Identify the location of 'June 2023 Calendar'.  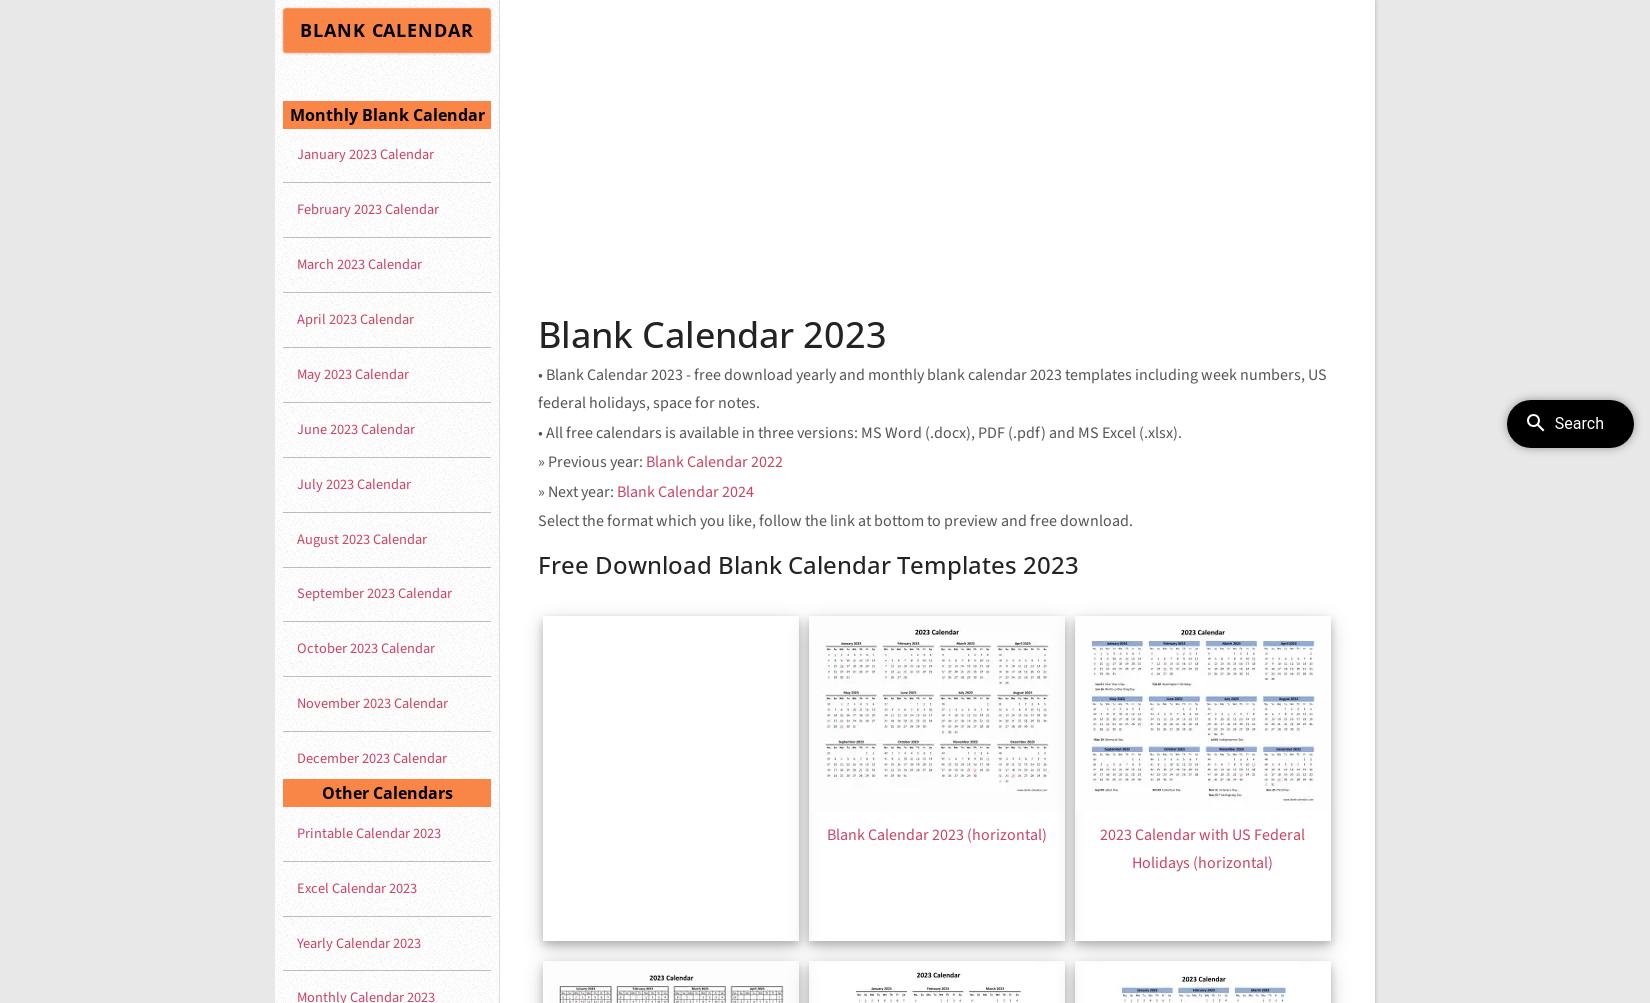
(356, 428).